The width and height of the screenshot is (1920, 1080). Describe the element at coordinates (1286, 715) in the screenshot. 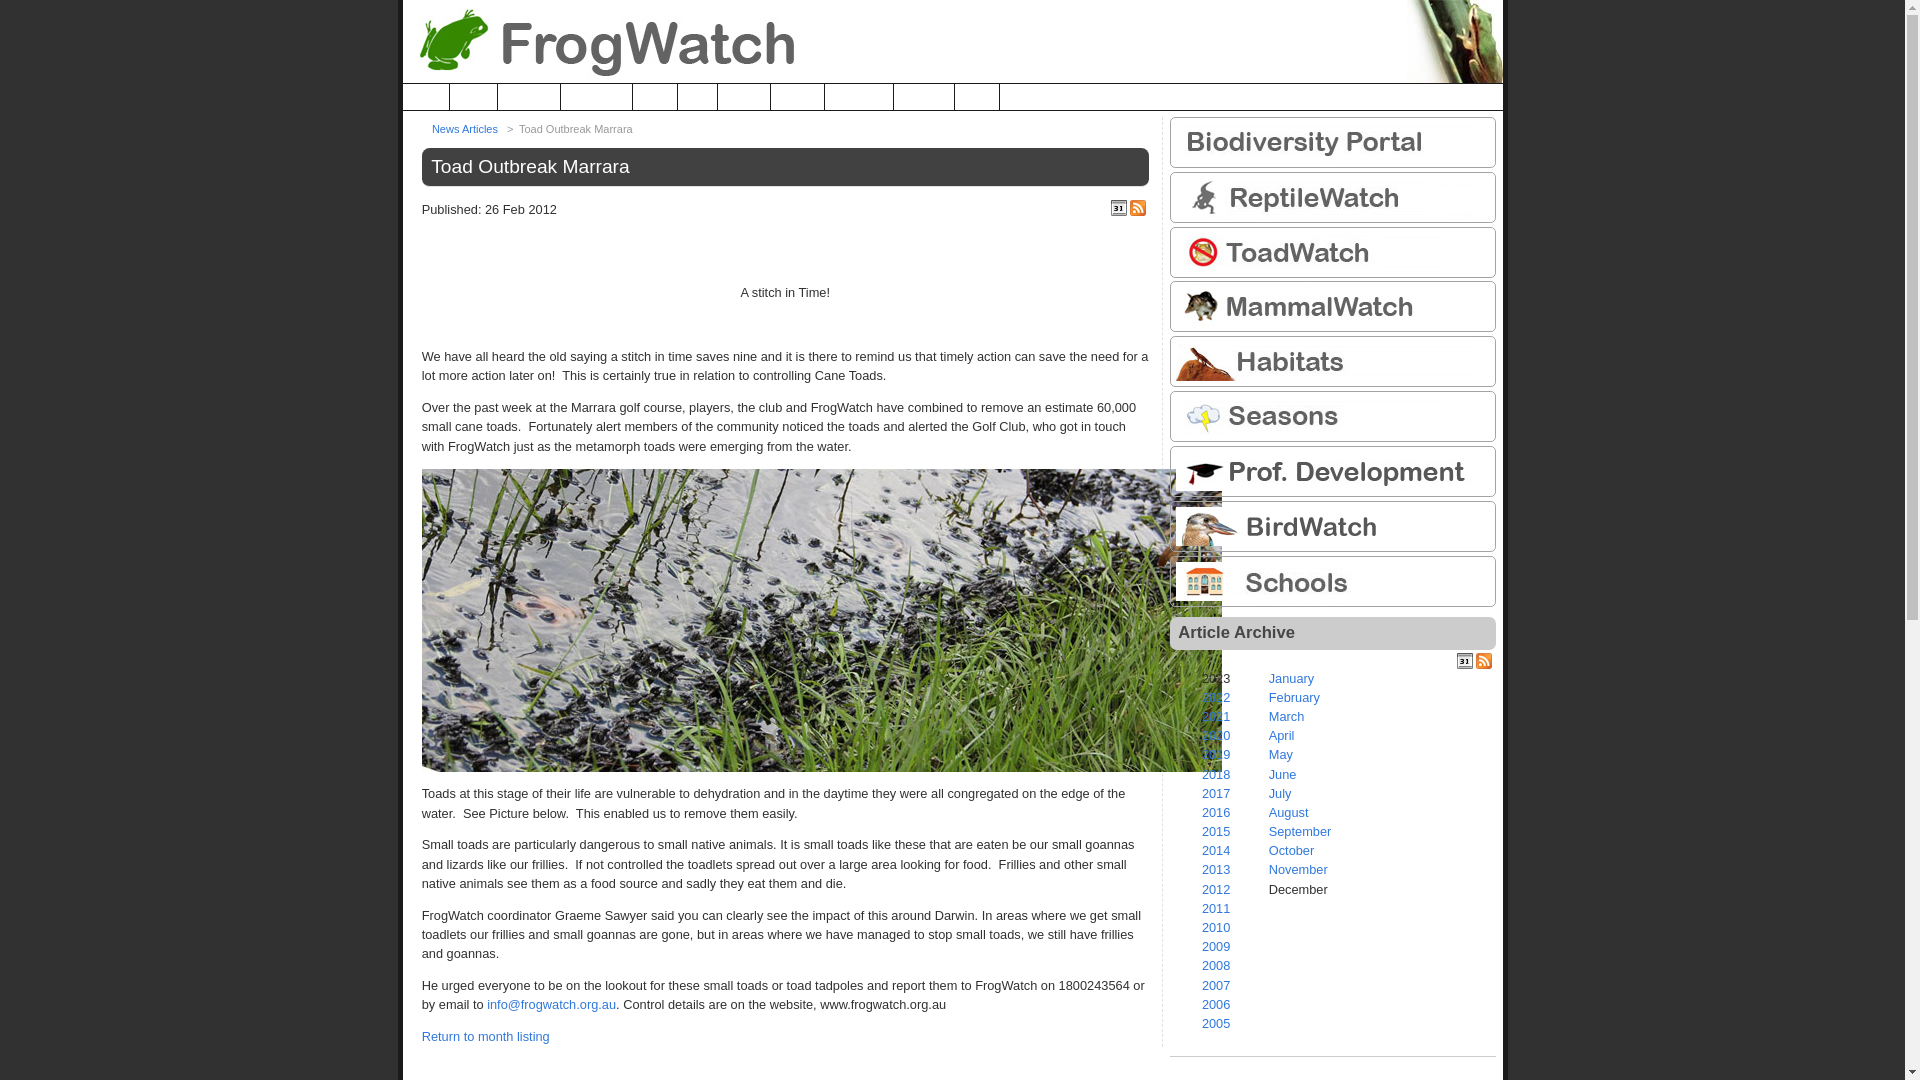

I see `'March'` at that location.